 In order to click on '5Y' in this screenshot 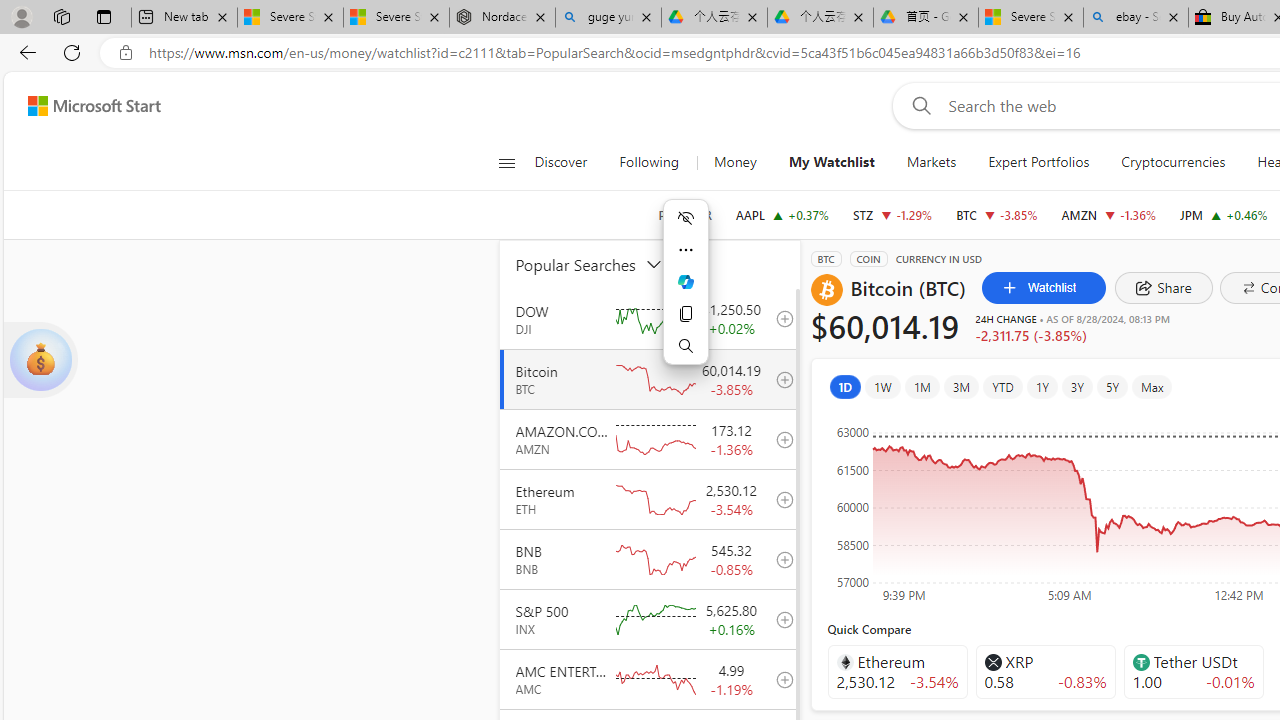, I will do `click(1111, 387)`.